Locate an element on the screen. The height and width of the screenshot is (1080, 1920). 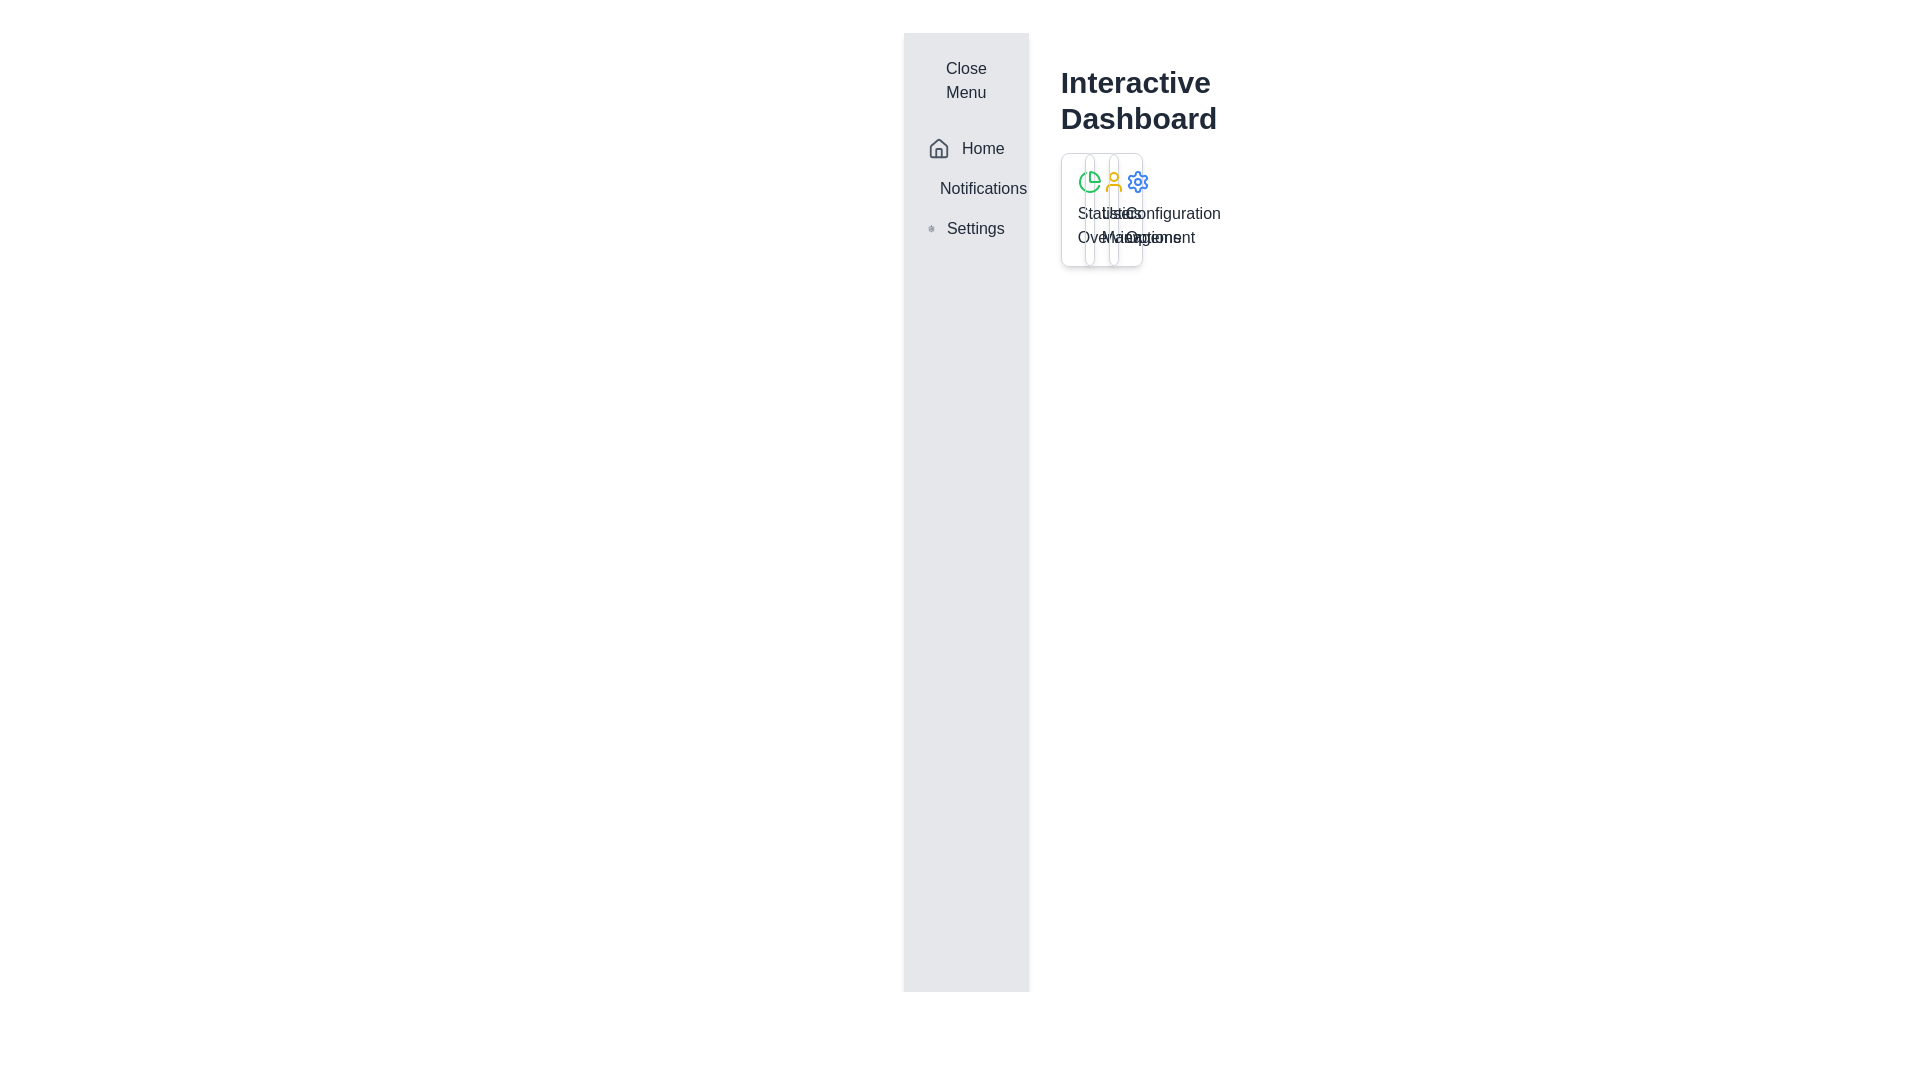
the gear-shaped 'Settings' icon located at the top right of the dashboard is located at coordinates (1137, 181).